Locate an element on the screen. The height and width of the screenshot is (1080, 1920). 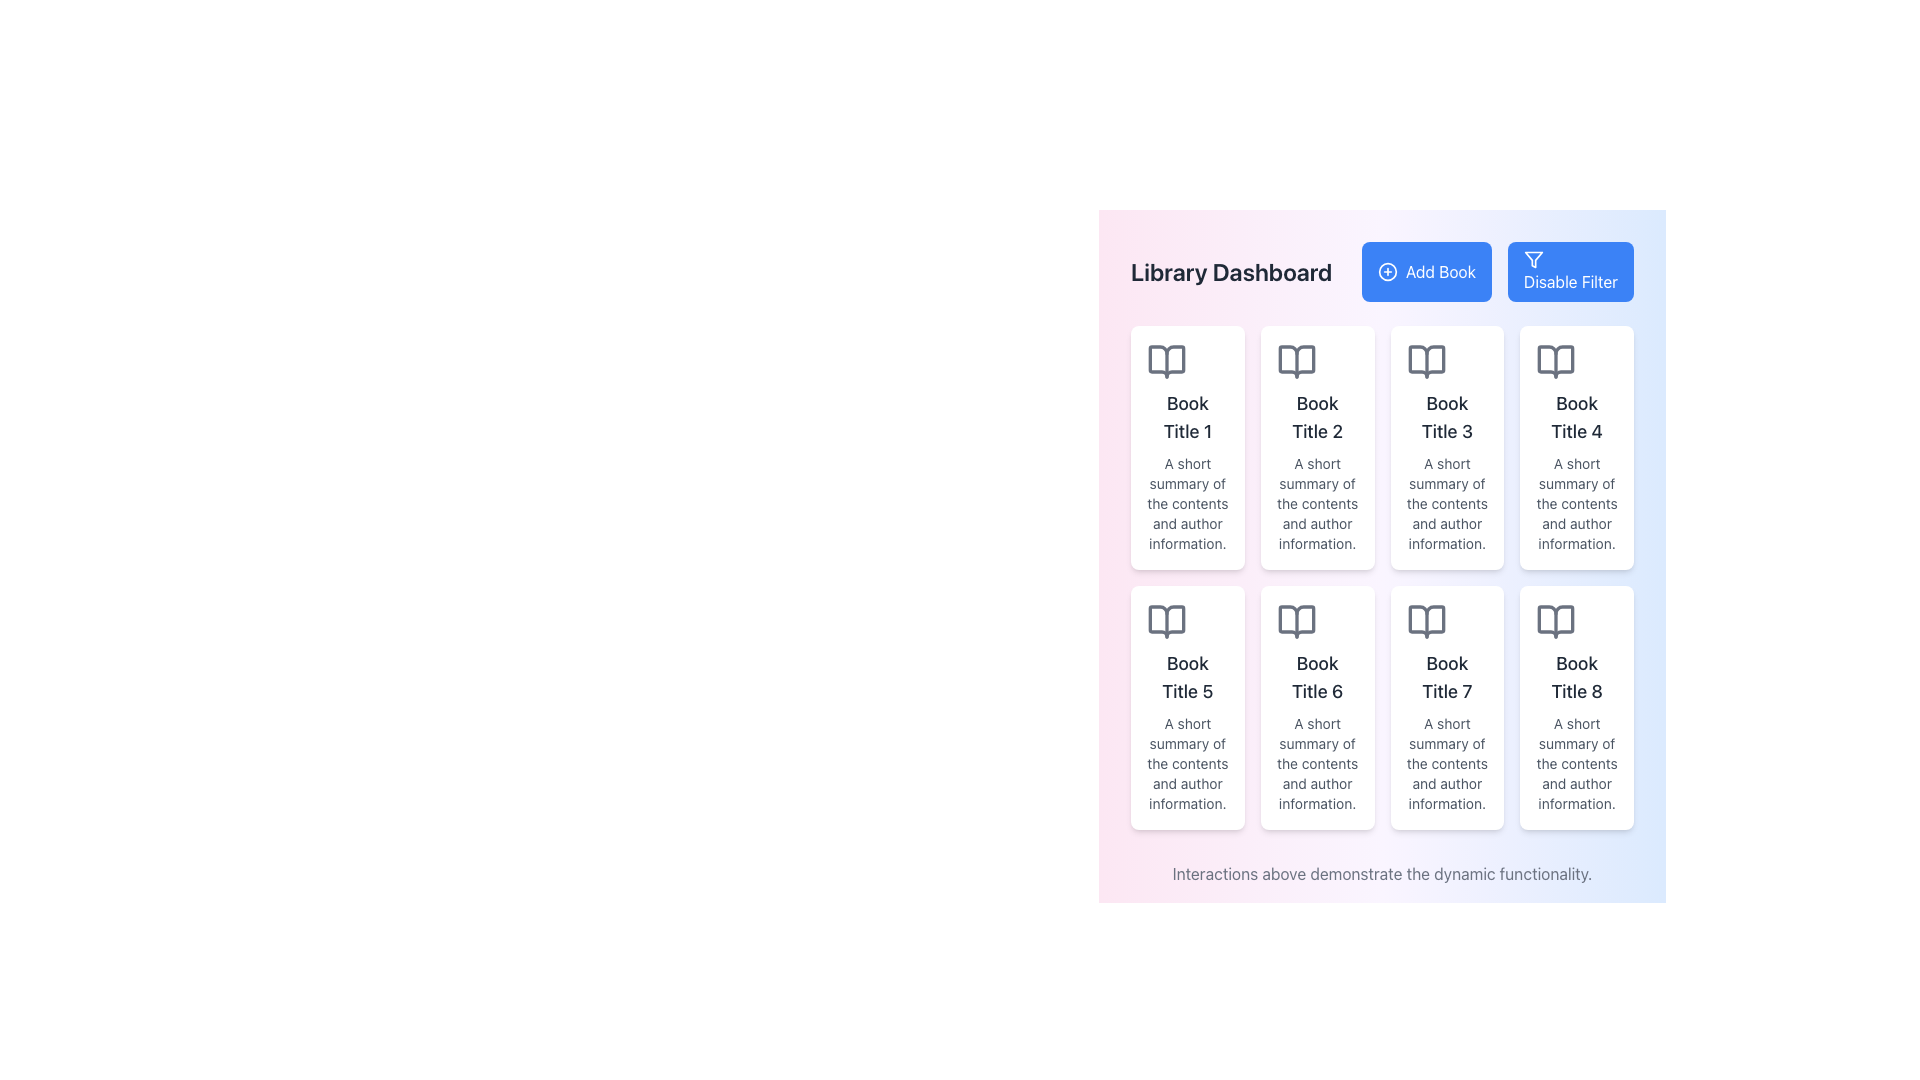
text content of the label displaying 'Book Title 8', which is centrally positioned within a card layout in the last column and last row of the grid is located at coordinates (1576, 677).